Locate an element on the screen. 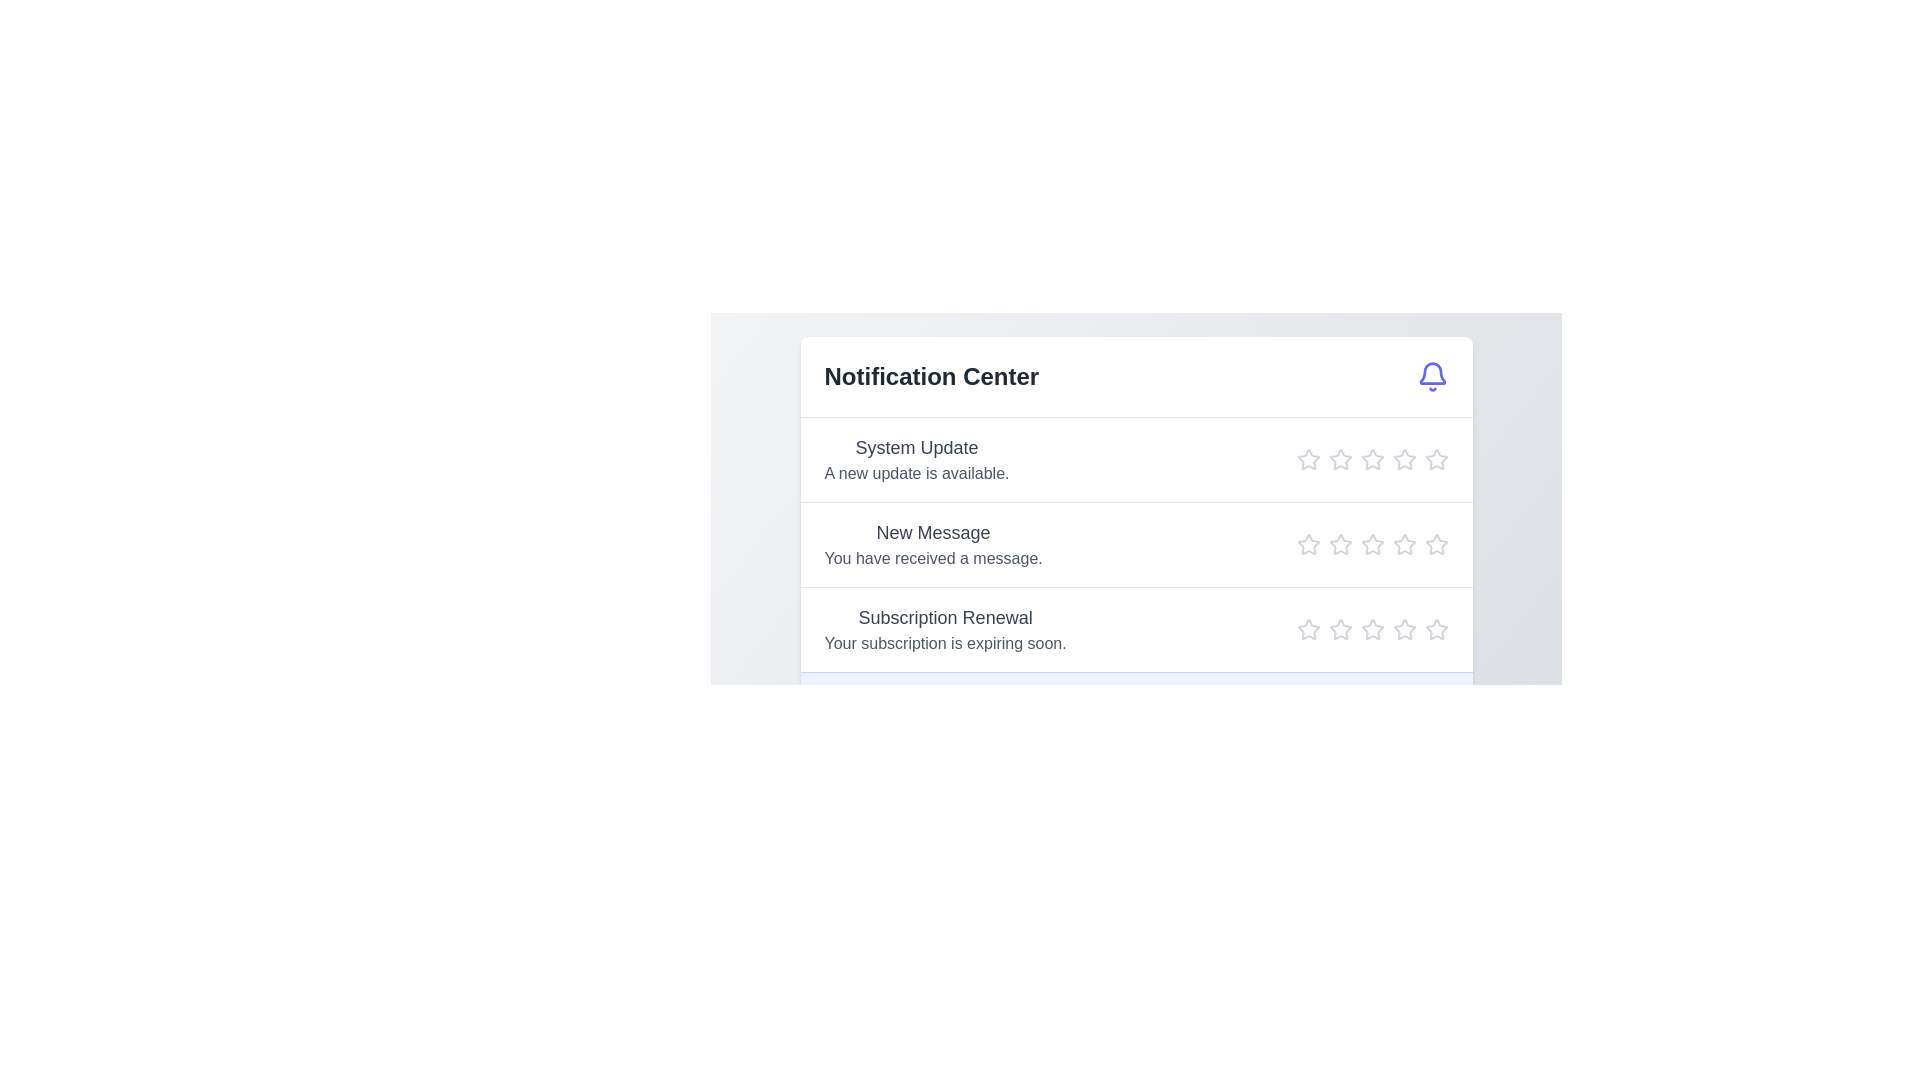  the star icon to set the rating to 3 for the notification titled 'New Message' is located at coordinates (1371, 544).